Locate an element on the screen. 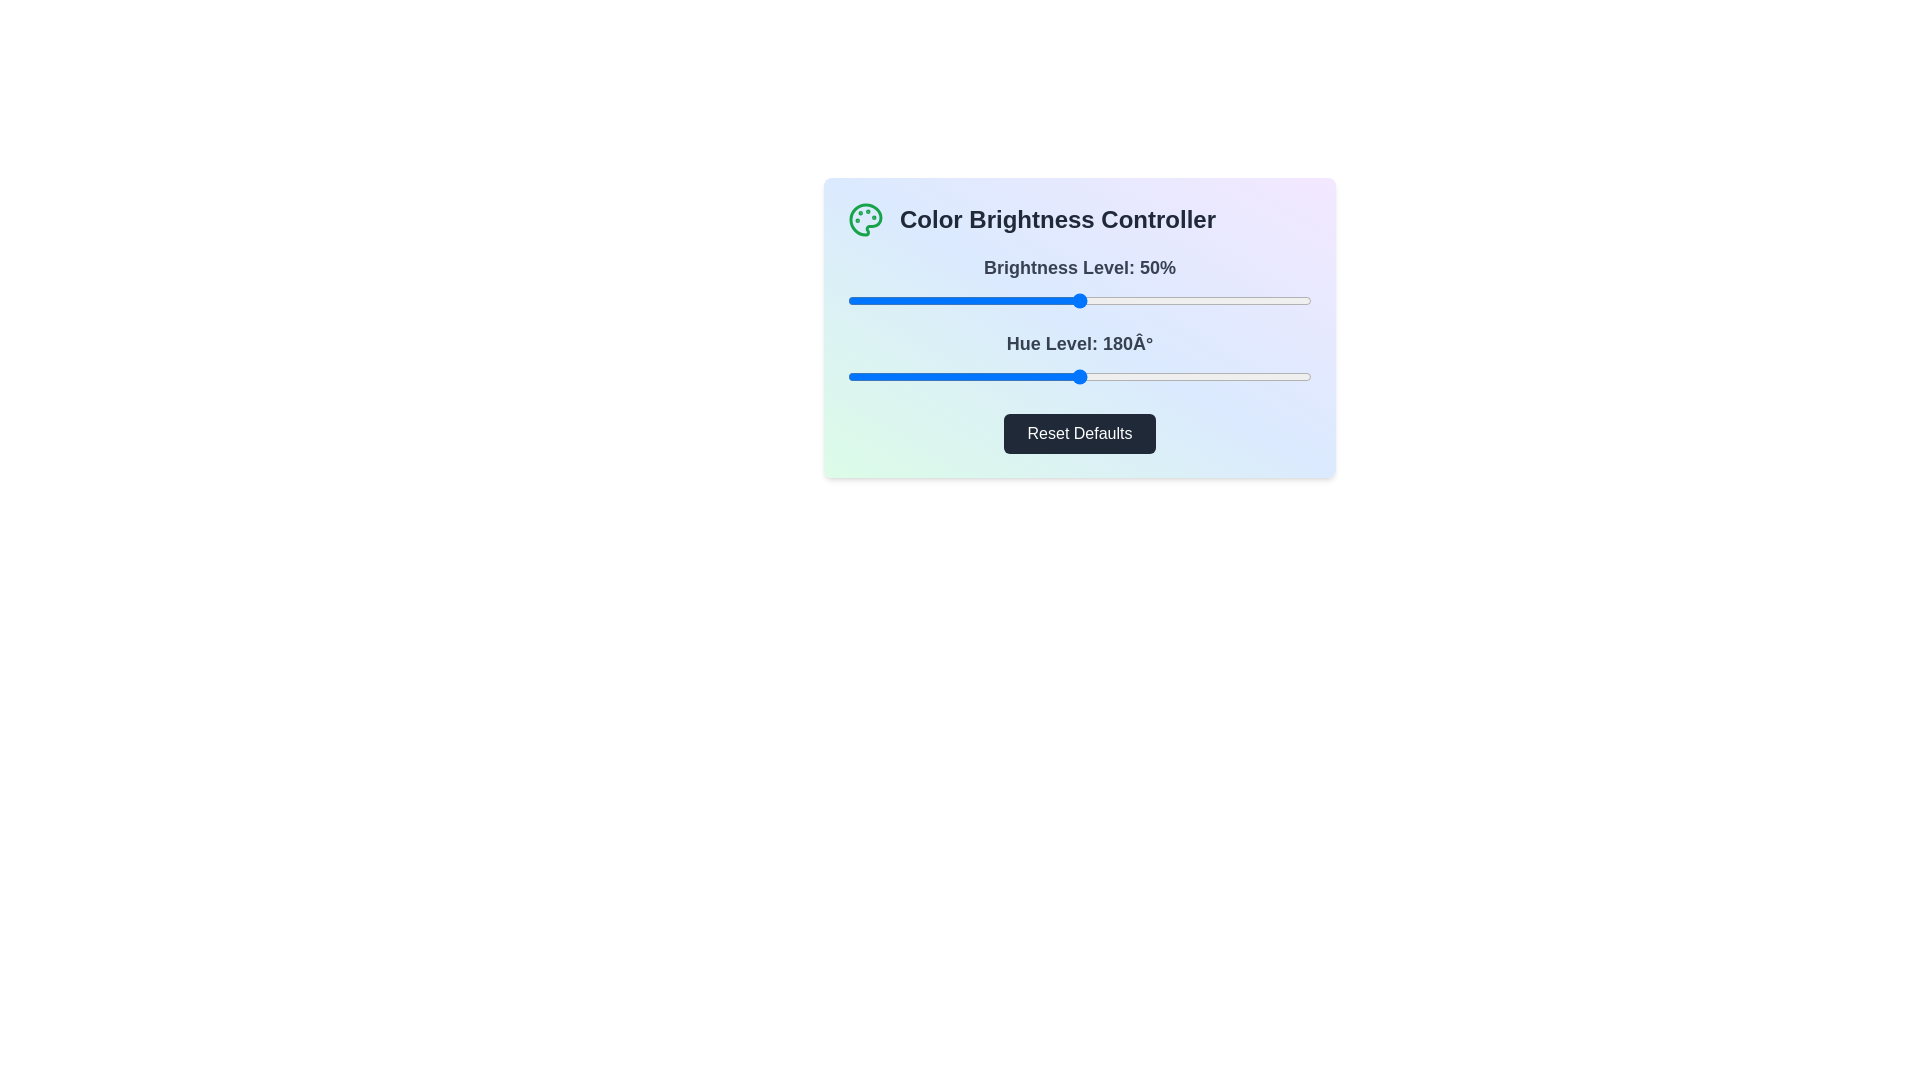  the hue level to 143° by interacting with the hue slider is located at coordinates (1032, 377).